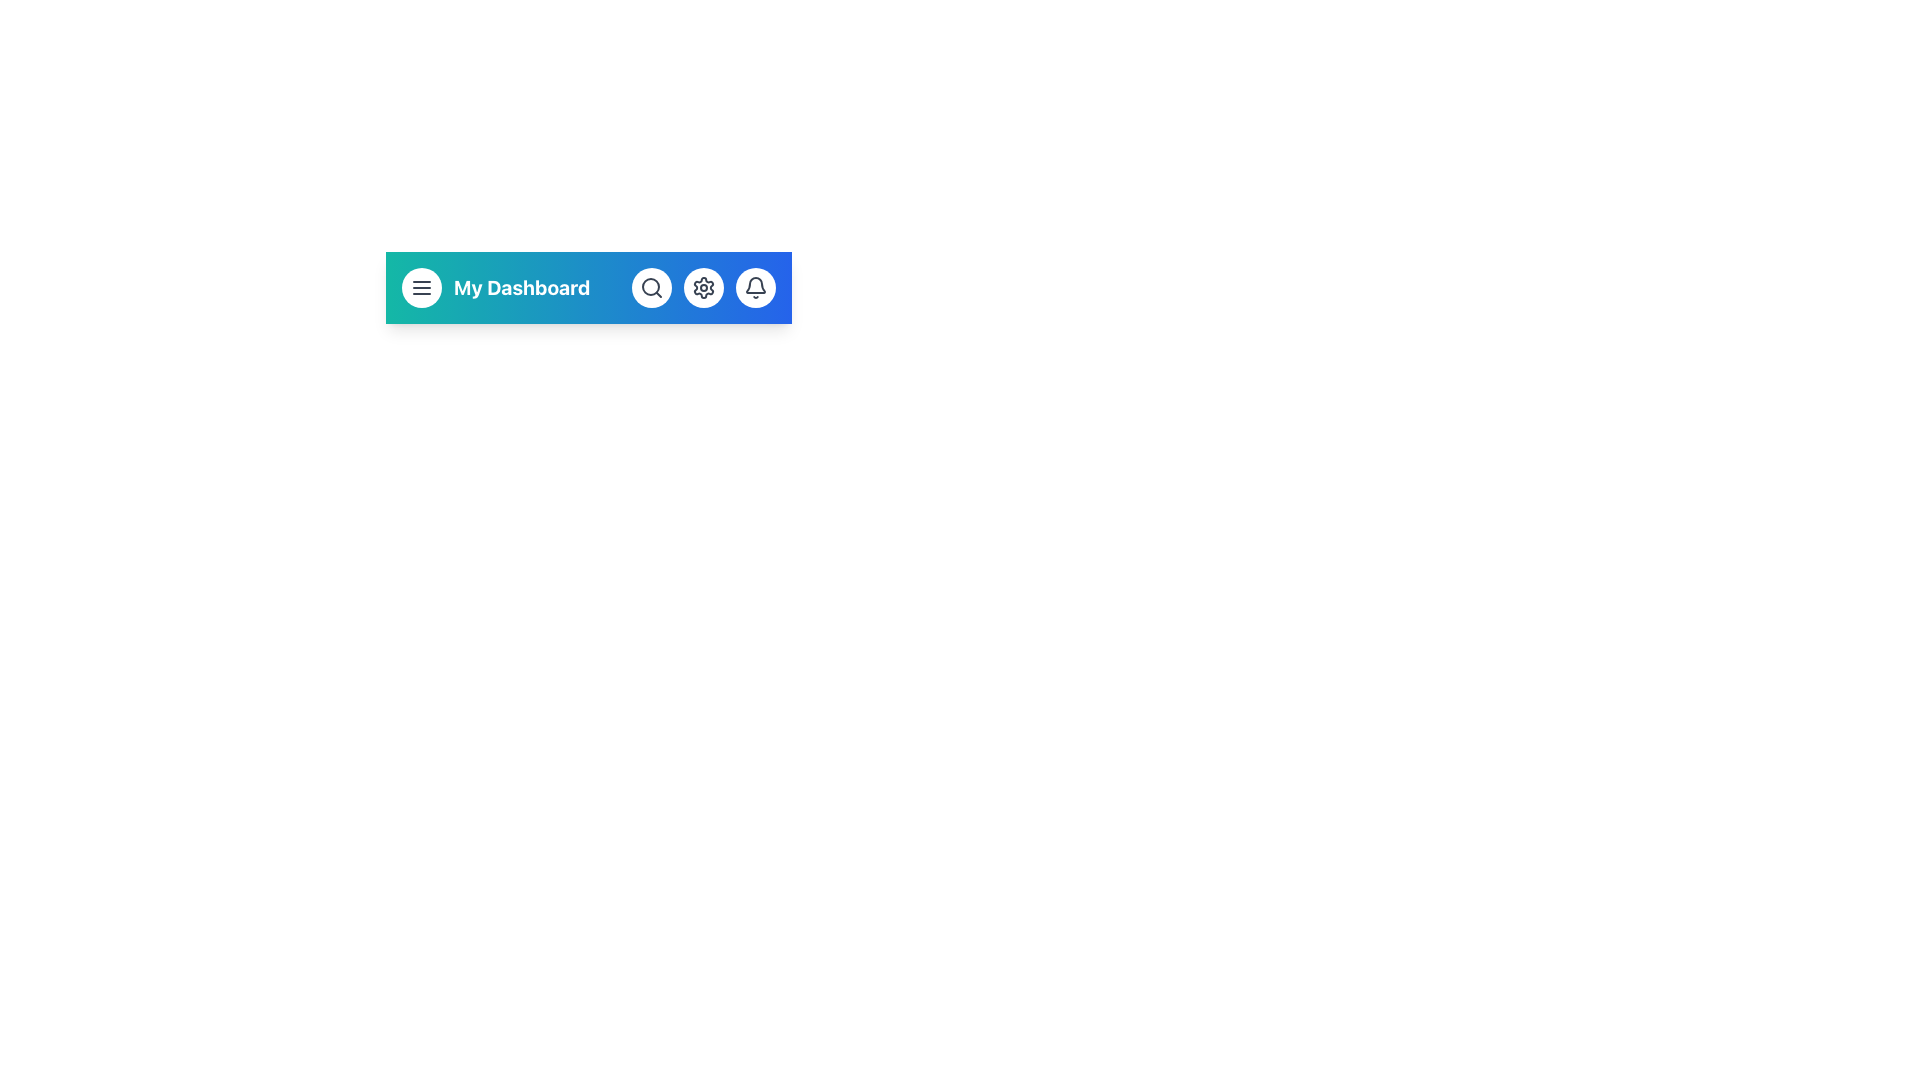 The width and height of the screenshot is (1920, 1080). What do you see at coordinates (704, 288) in the screenshot?
I see `the gear/settings icon located in the navigation bar` at bounding box center [704, 288].